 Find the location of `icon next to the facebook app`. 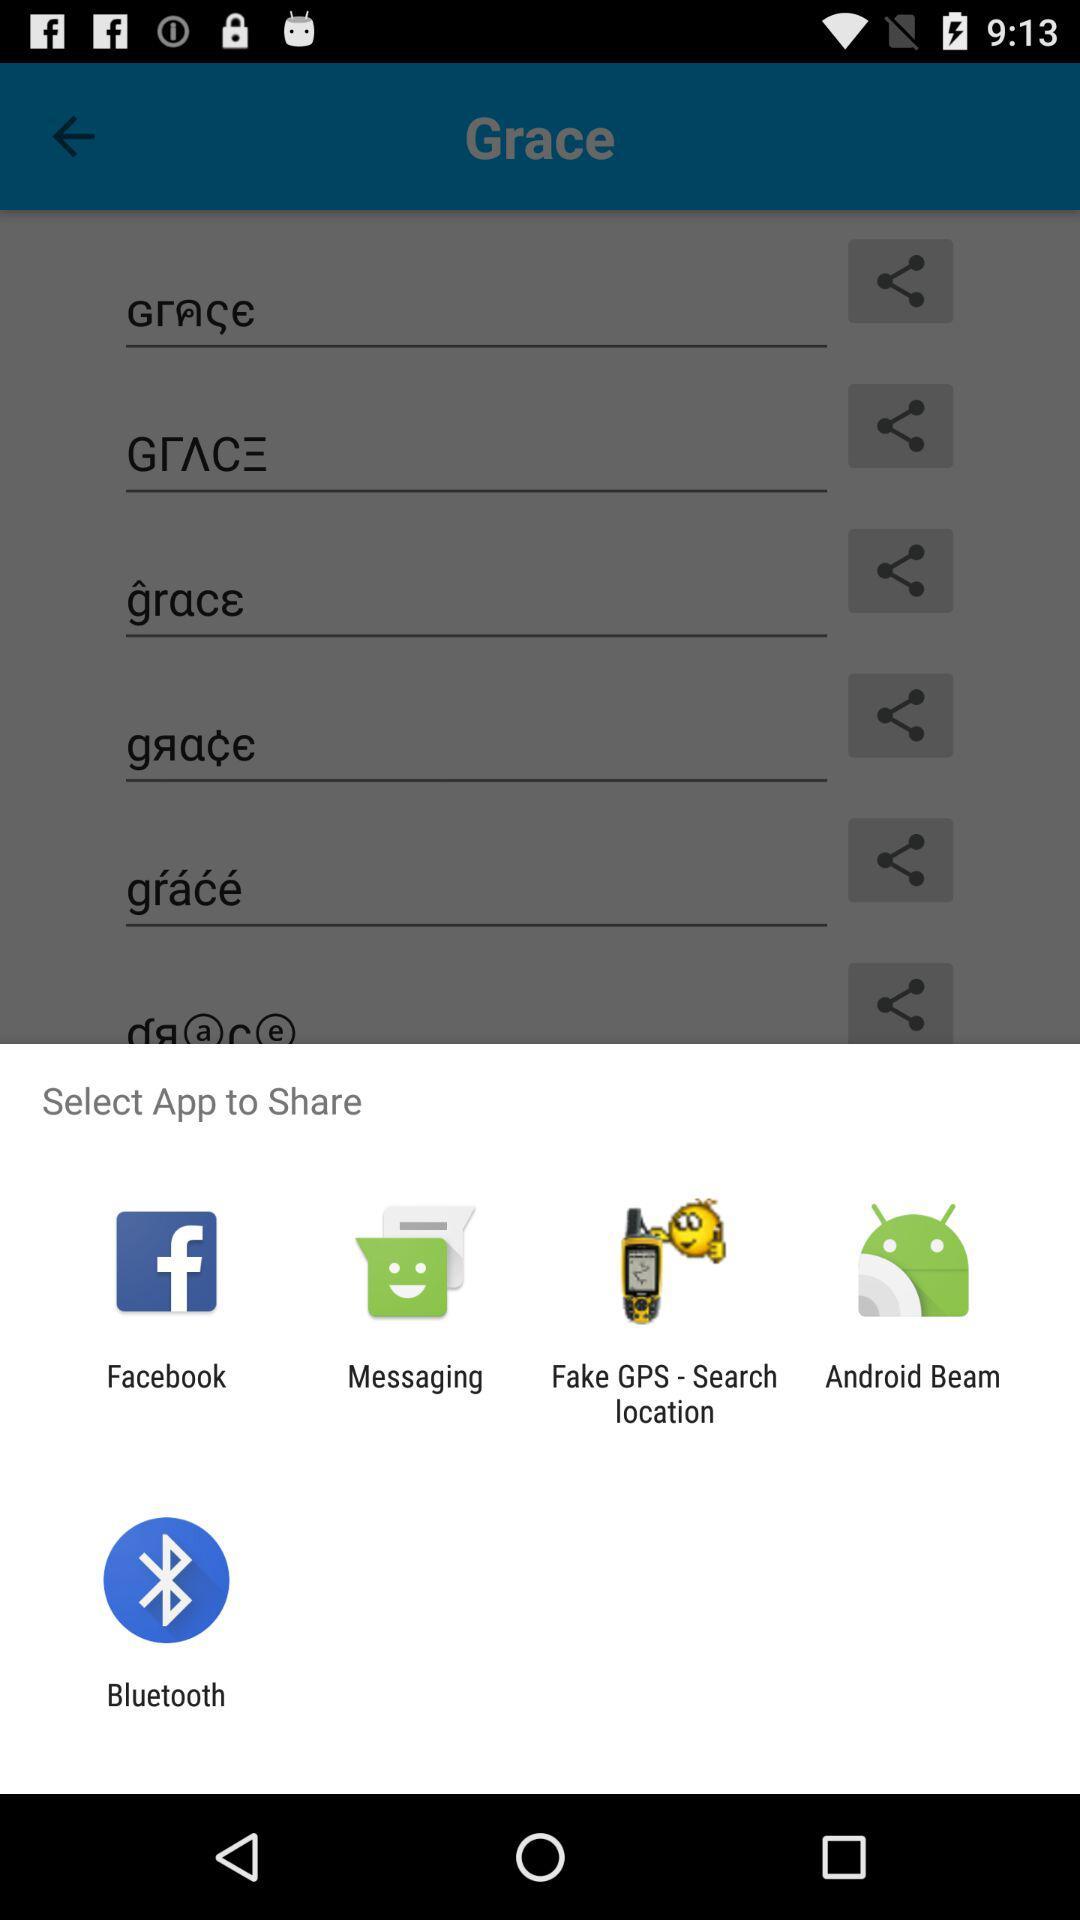

icon next to the facebook app is located at coordinates (414, 1392).